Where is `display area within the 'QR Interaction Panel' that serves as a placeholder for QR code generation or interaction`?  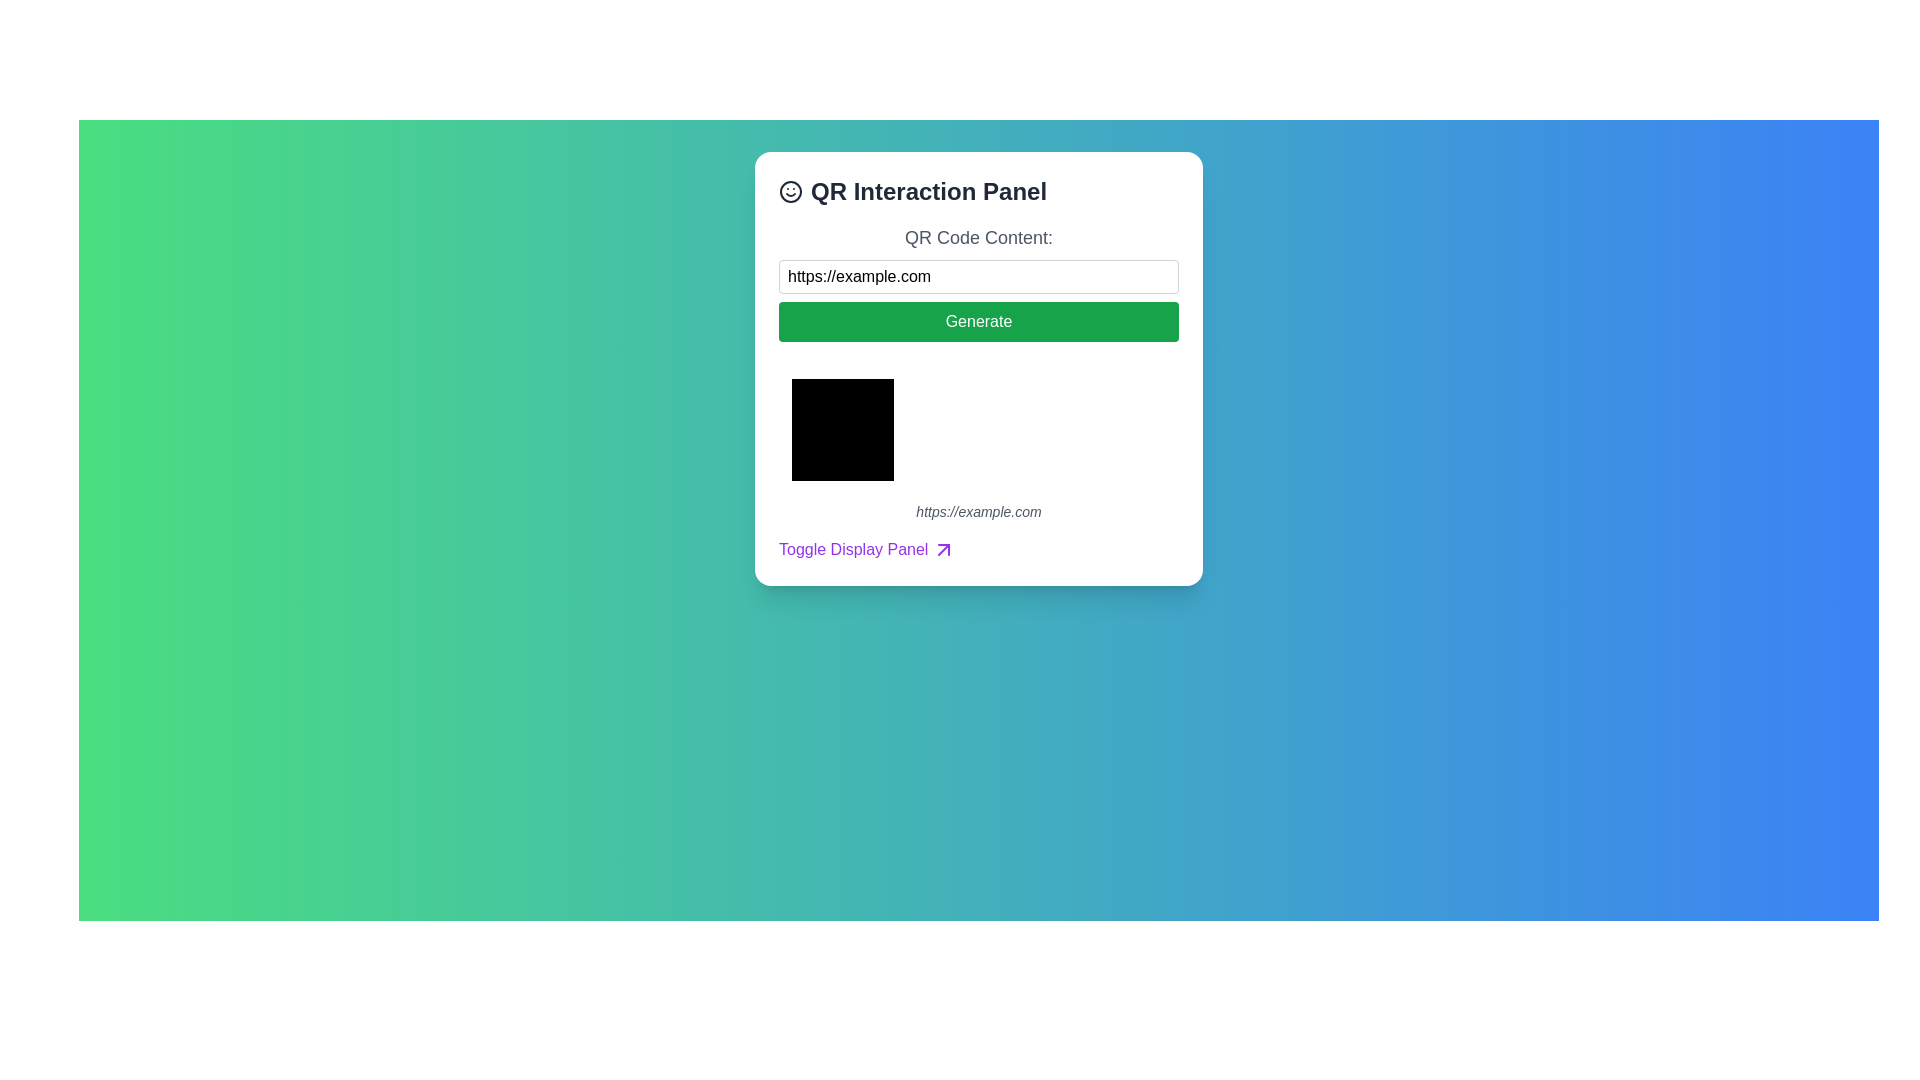
display area within the 'QR Interaction Panel' that serves as a placeholder for QR code generation or interaction is located at coordinates (843, 428).